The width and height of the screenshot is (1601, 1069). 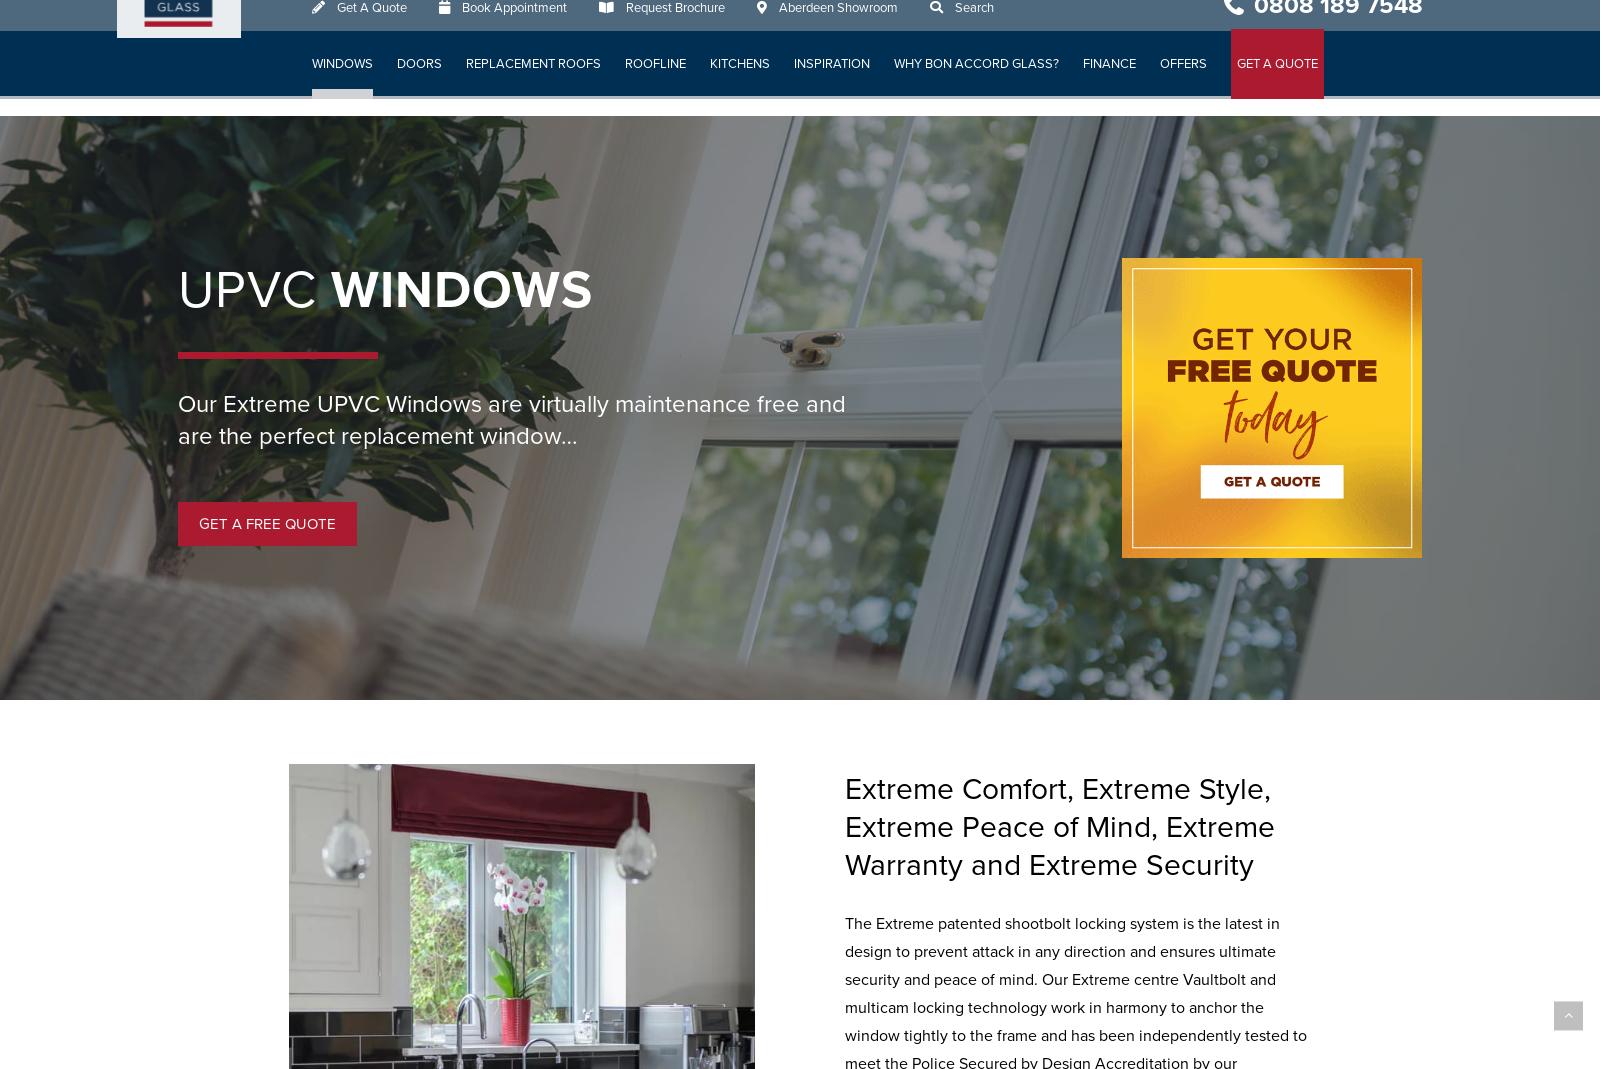 What do you see at coordinates (739, 80) in the screenshot?
I see `'Kitchens'` at bounding box center [739, 80].